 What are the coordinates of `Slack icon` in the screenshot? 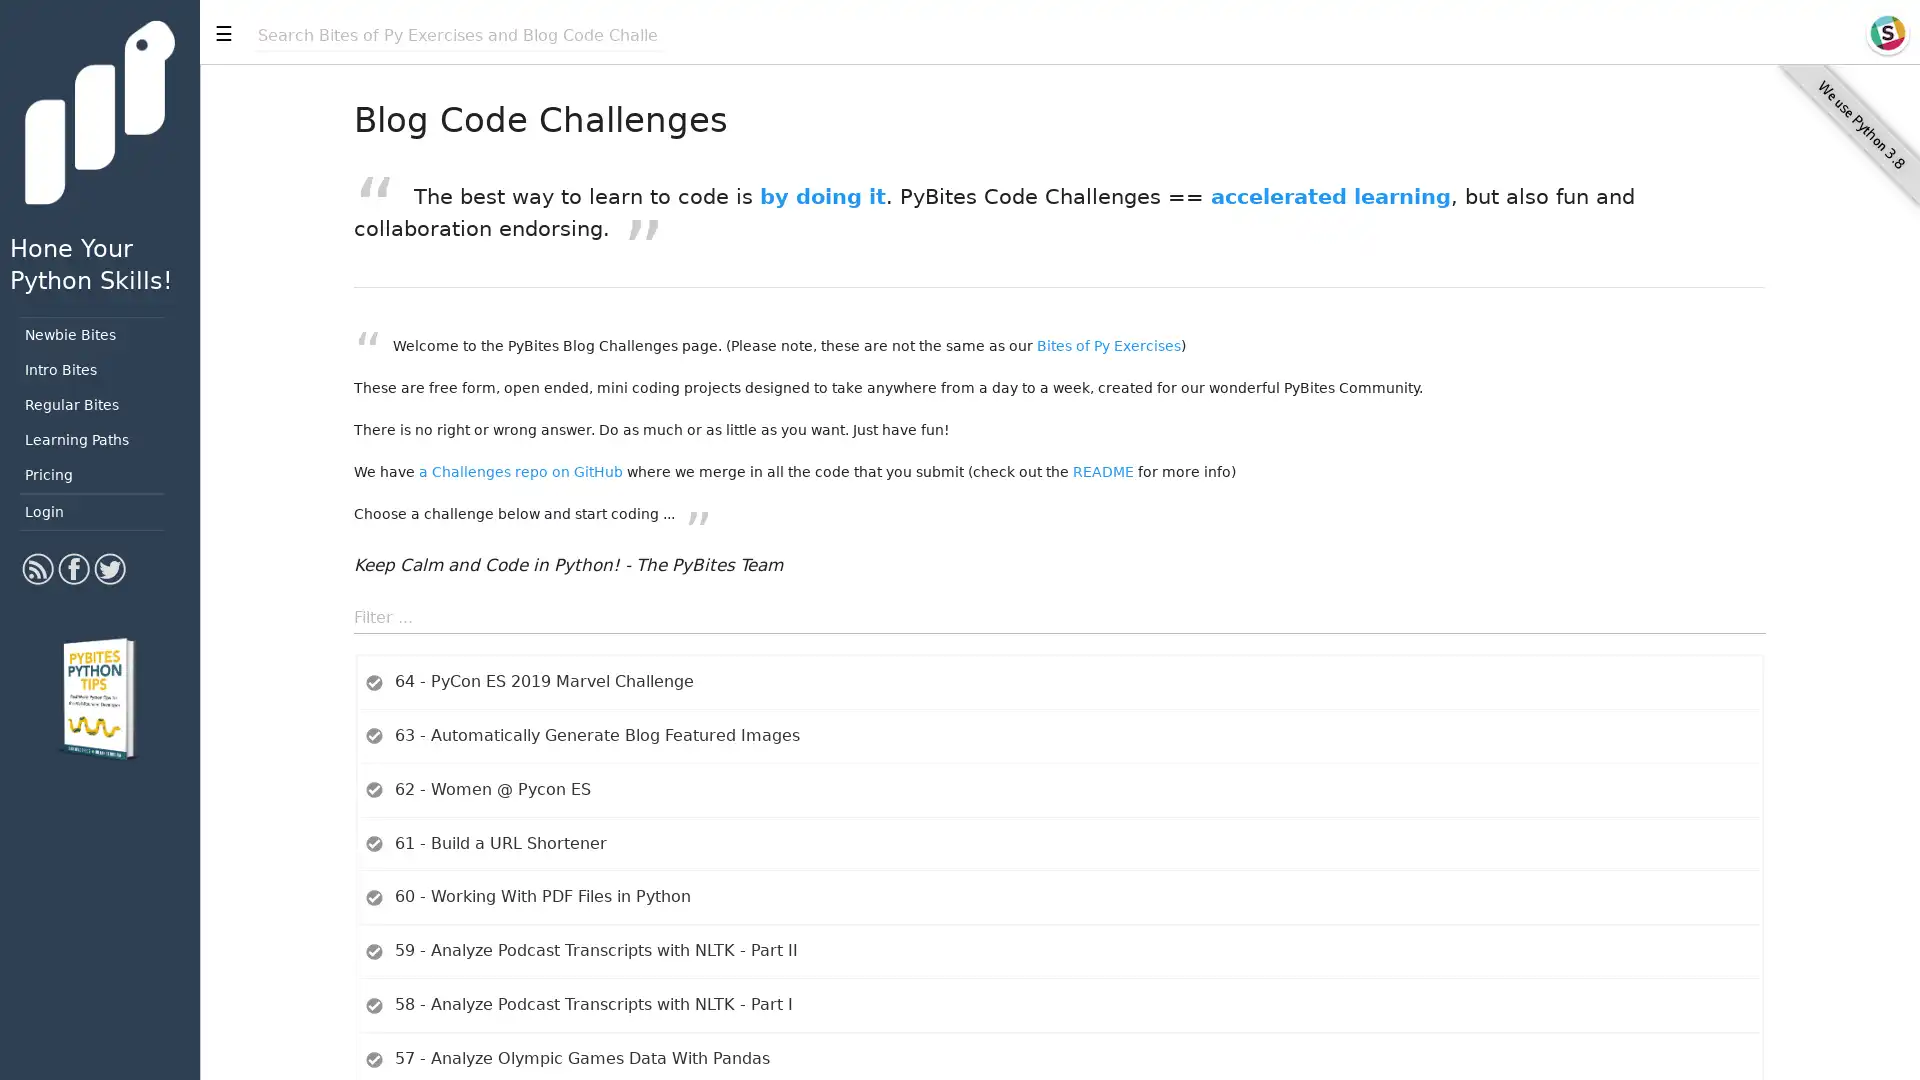 It's located at (1886, 33).